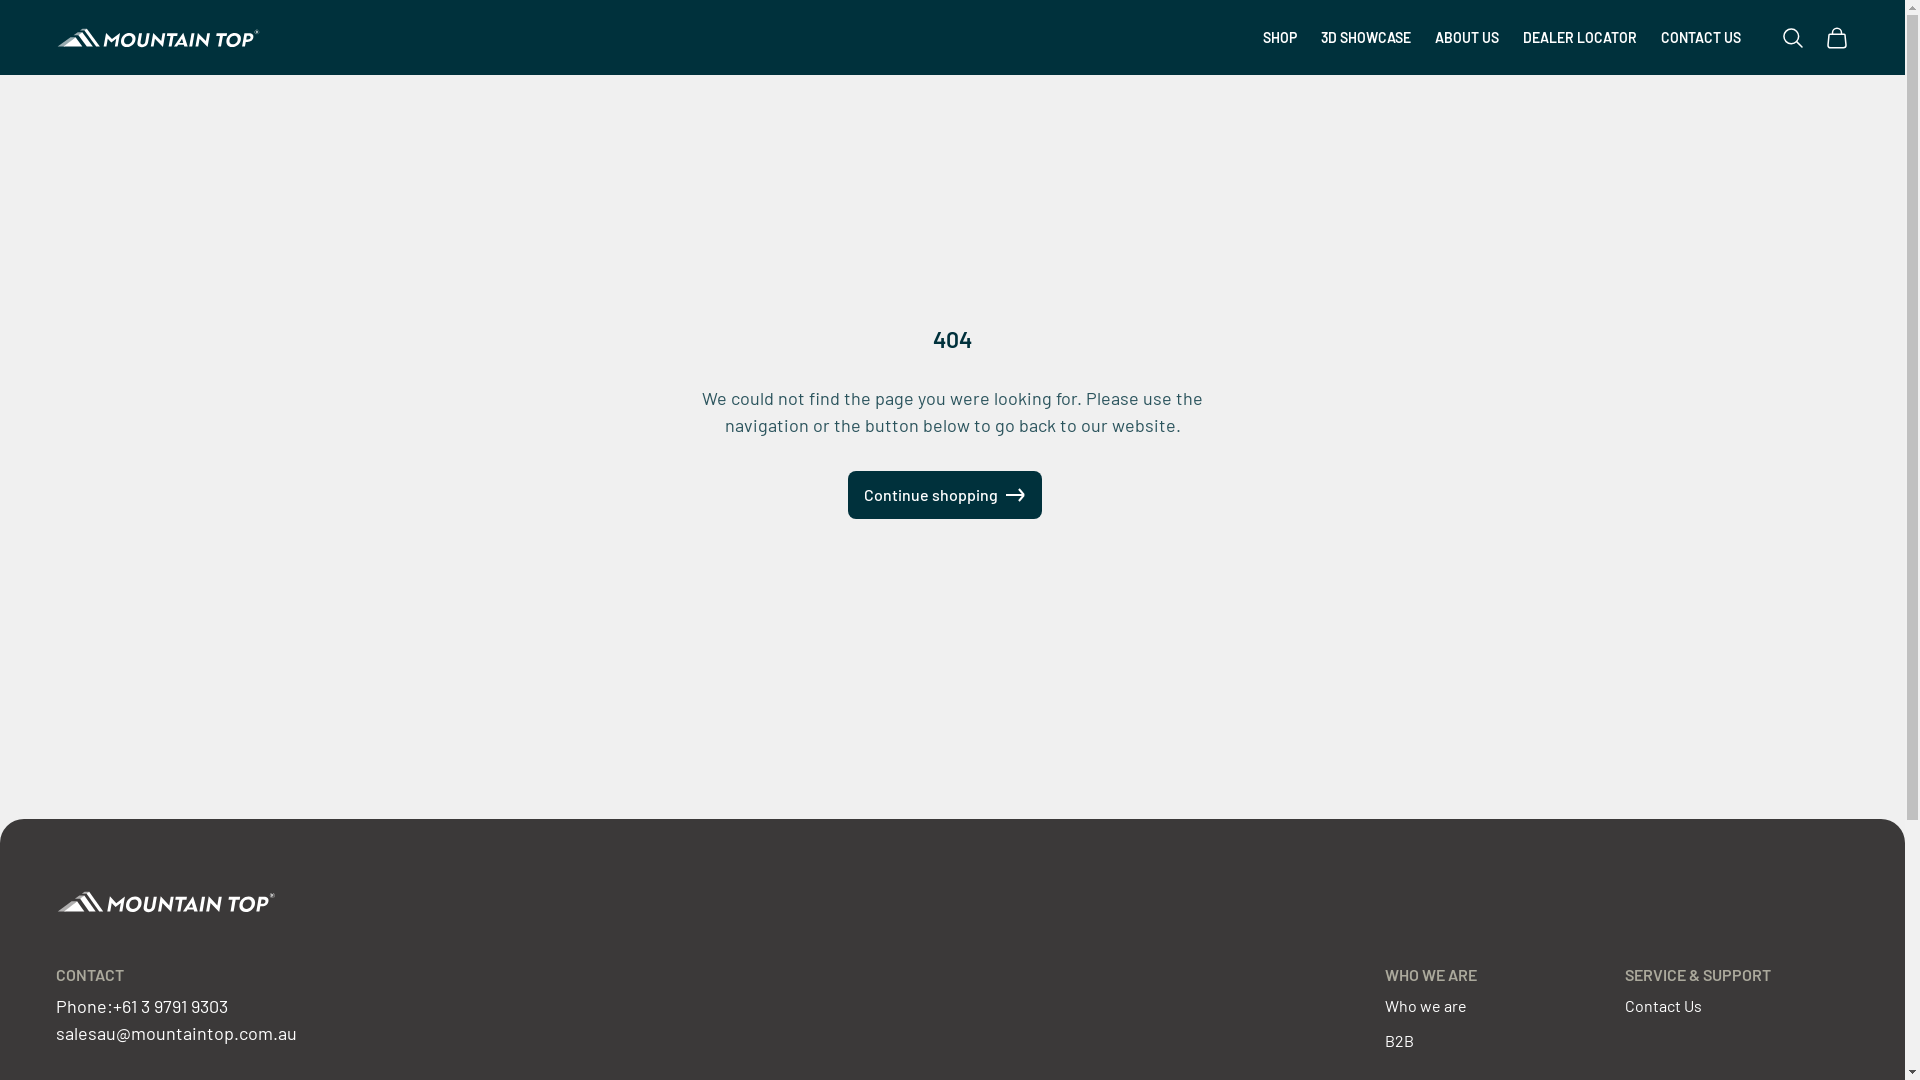 The width and height of the screenshot is (1920, 1080). What do you see at coordinates (1793, 38) in the screenshot?
I see `'Open search'` at bounding box center [1793, 38].